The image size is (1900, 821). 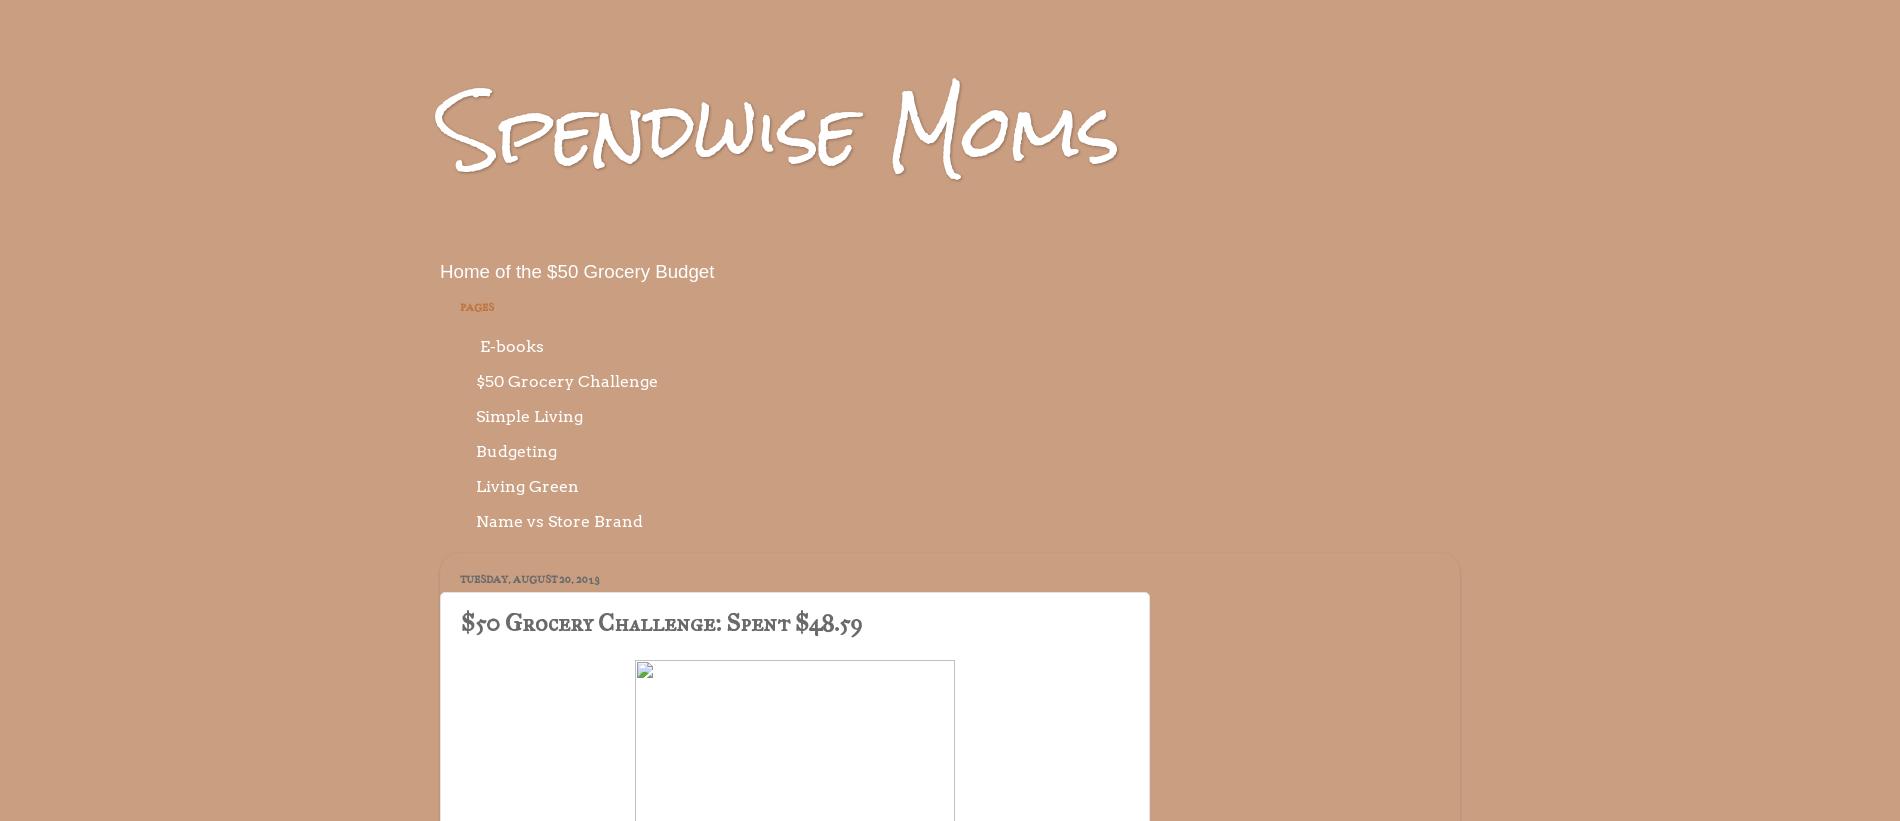 I want to click on 'Pages', so click(x=458, y=305).